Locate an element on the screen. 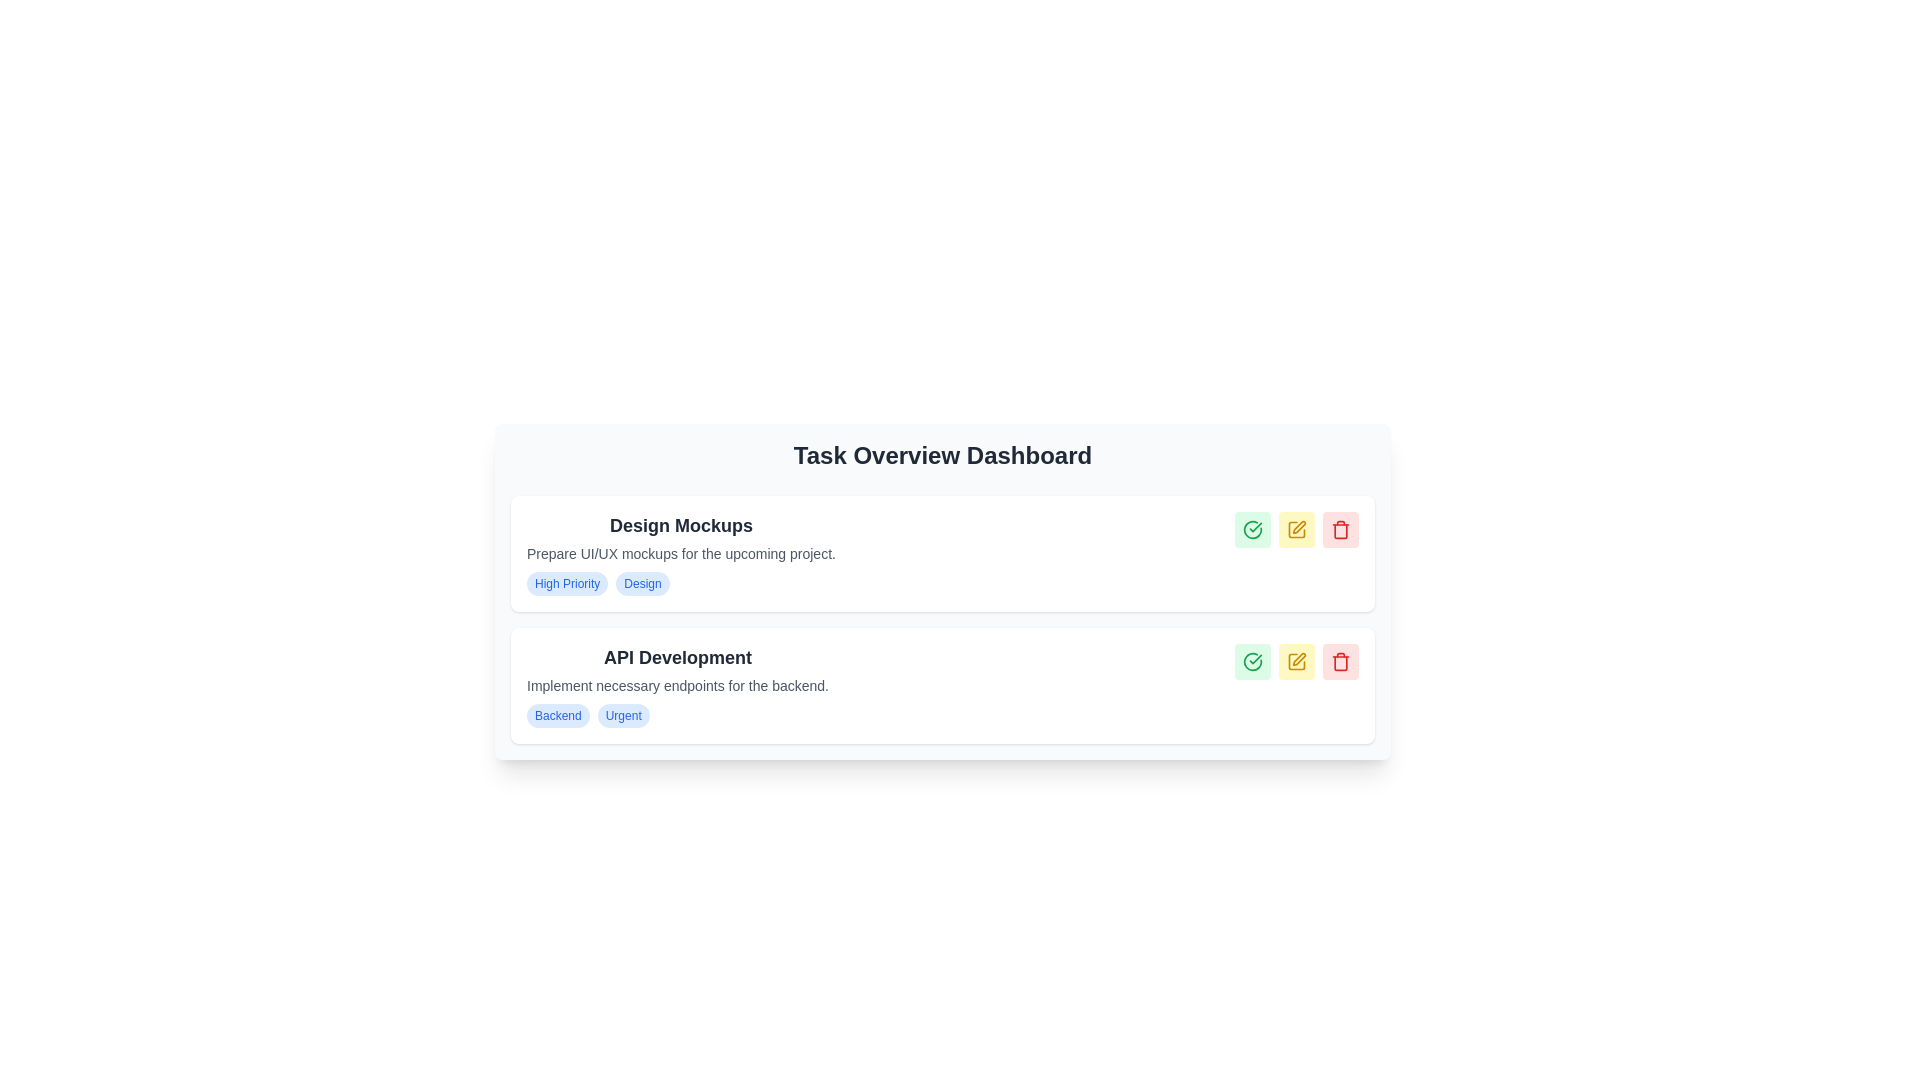 This screenshot has height=1080, width=1920. the yellow square button with a pen icon located at the center of the row of three functional buttons on the right side of the 'API Development' task card to initiate an edit action is located at coordinates (1296, 662).